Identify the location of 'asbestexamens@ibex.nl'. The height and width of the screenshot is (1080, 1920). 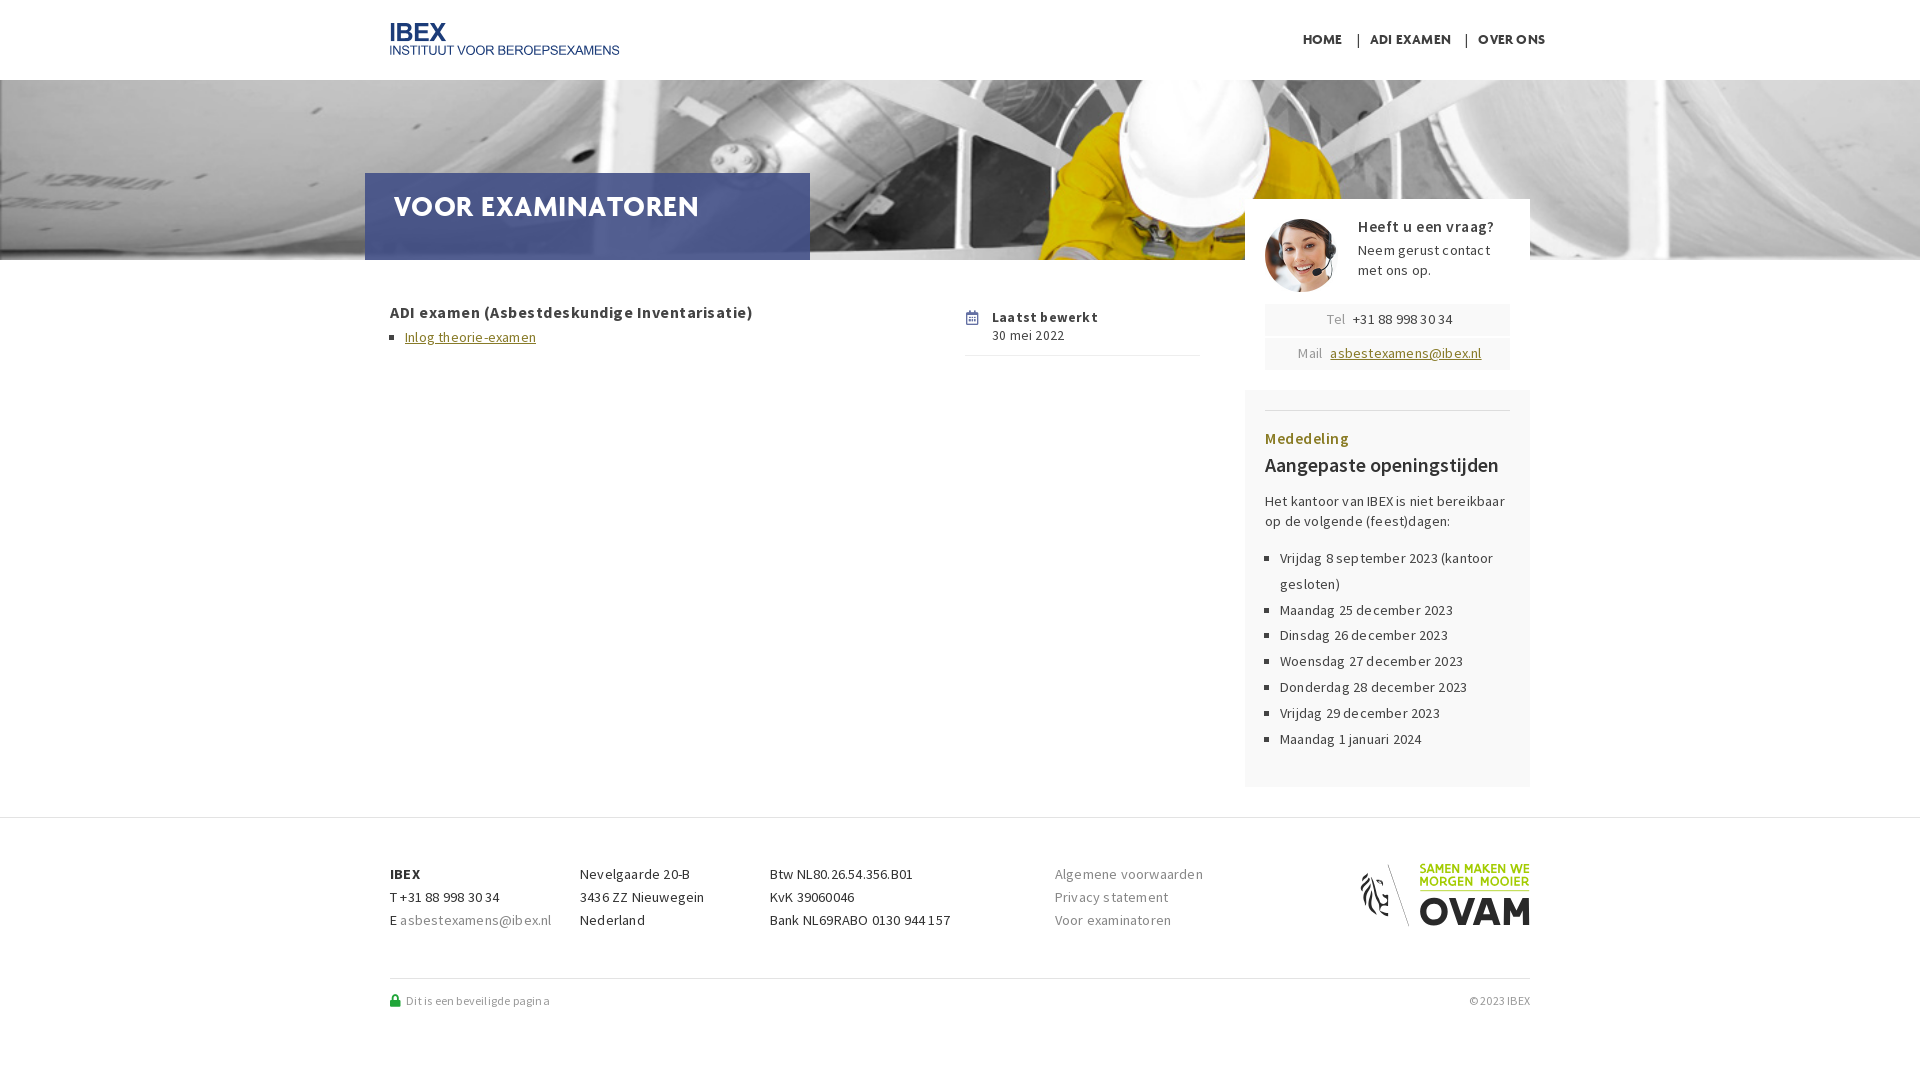
(1329, 352).